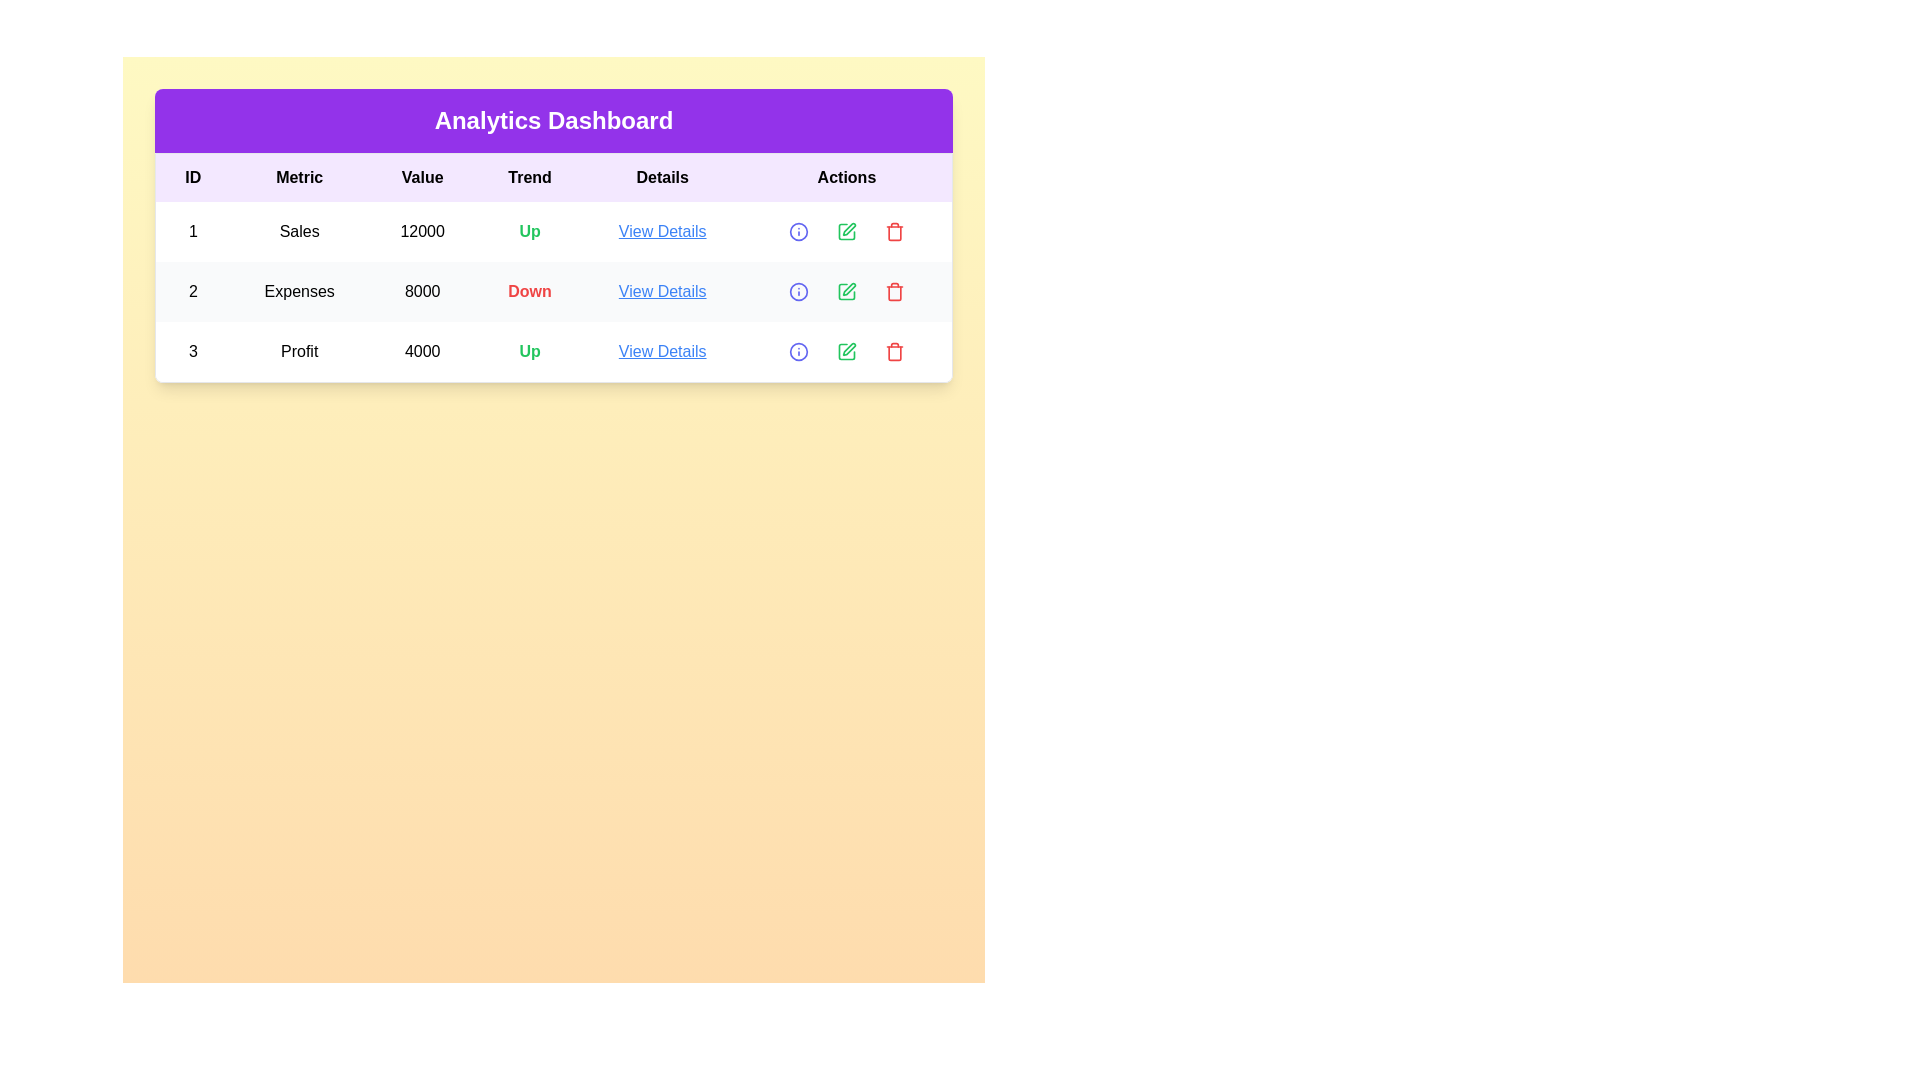  Describe the element at coordinates (662, 230) in the screenshot. I see `the hyperlink in the 'Details' column of the first row of the table` at that location.